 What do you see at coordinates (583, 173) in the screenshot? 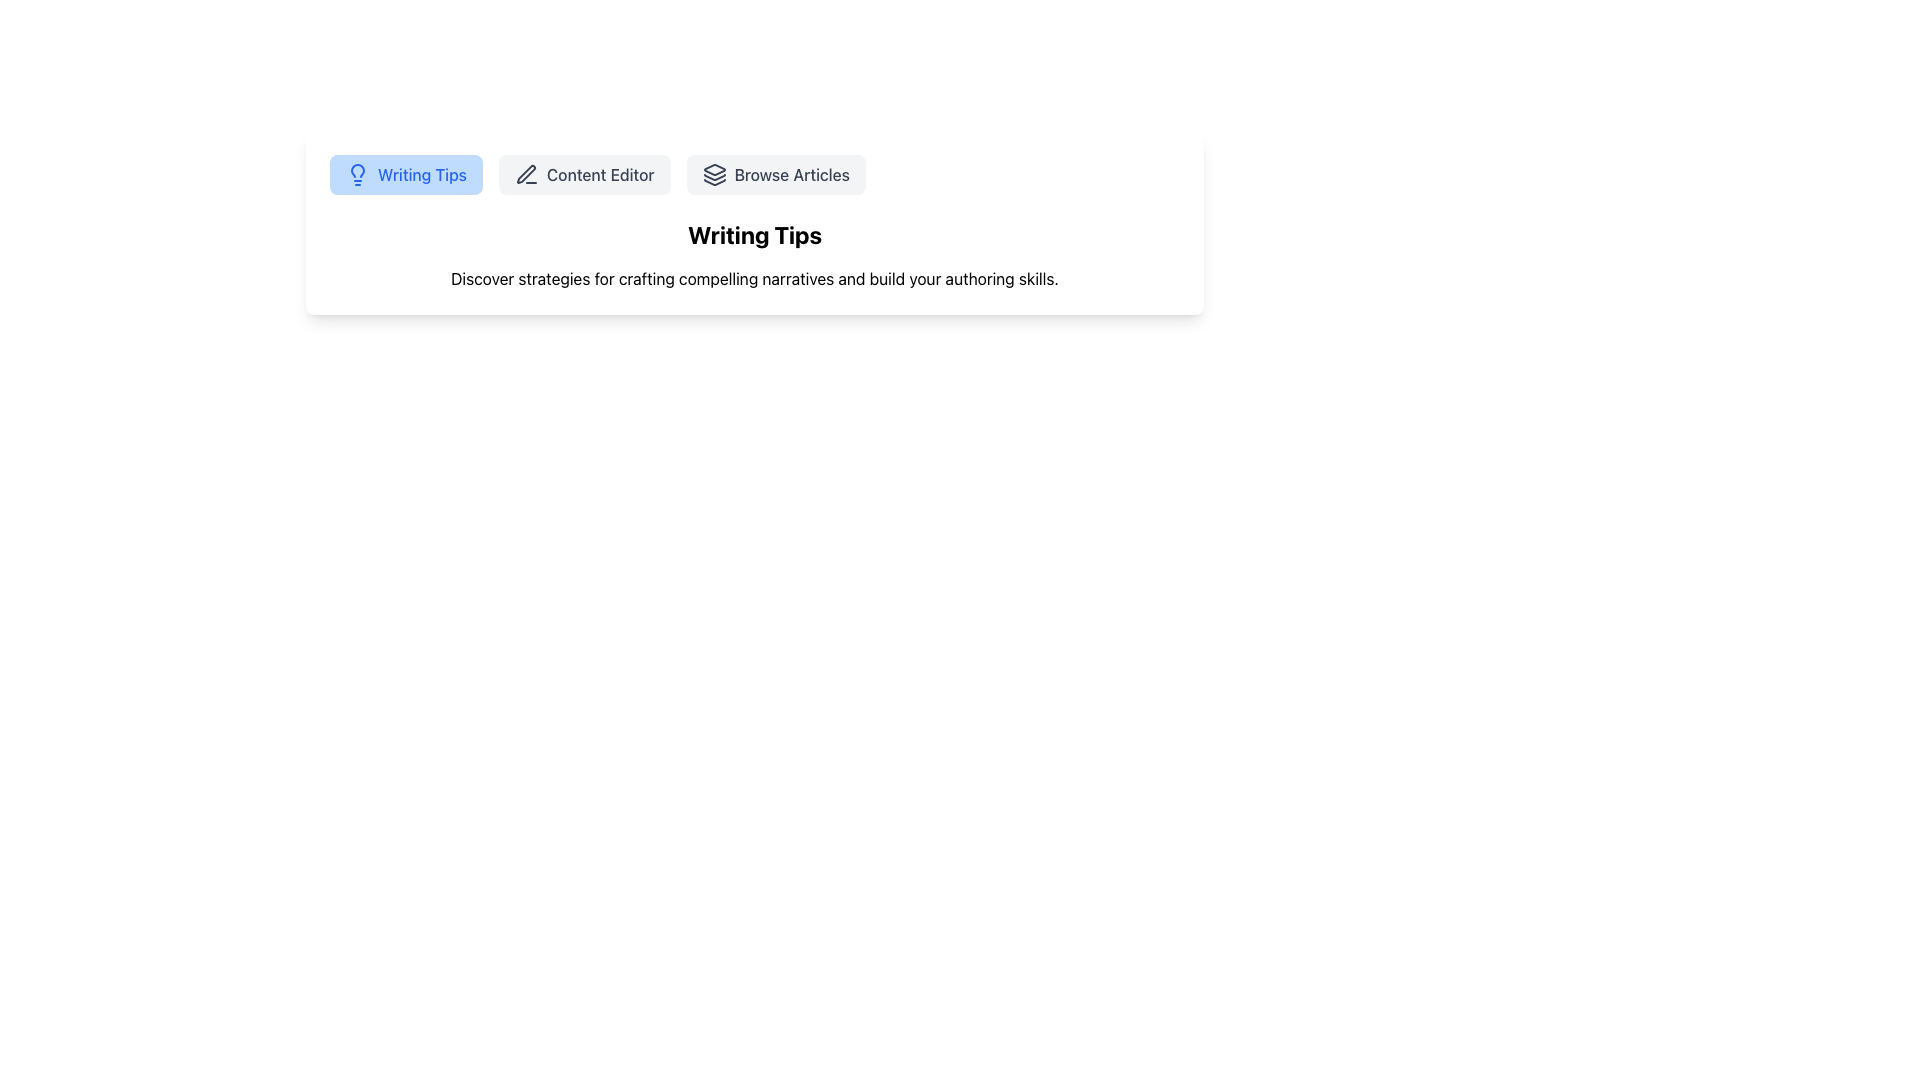
I see `the second button in the horizontal row of three buttons, which is located between the 'Writing Tips' button and the 'Browse Articles' button` at bounding box center [583, 173].